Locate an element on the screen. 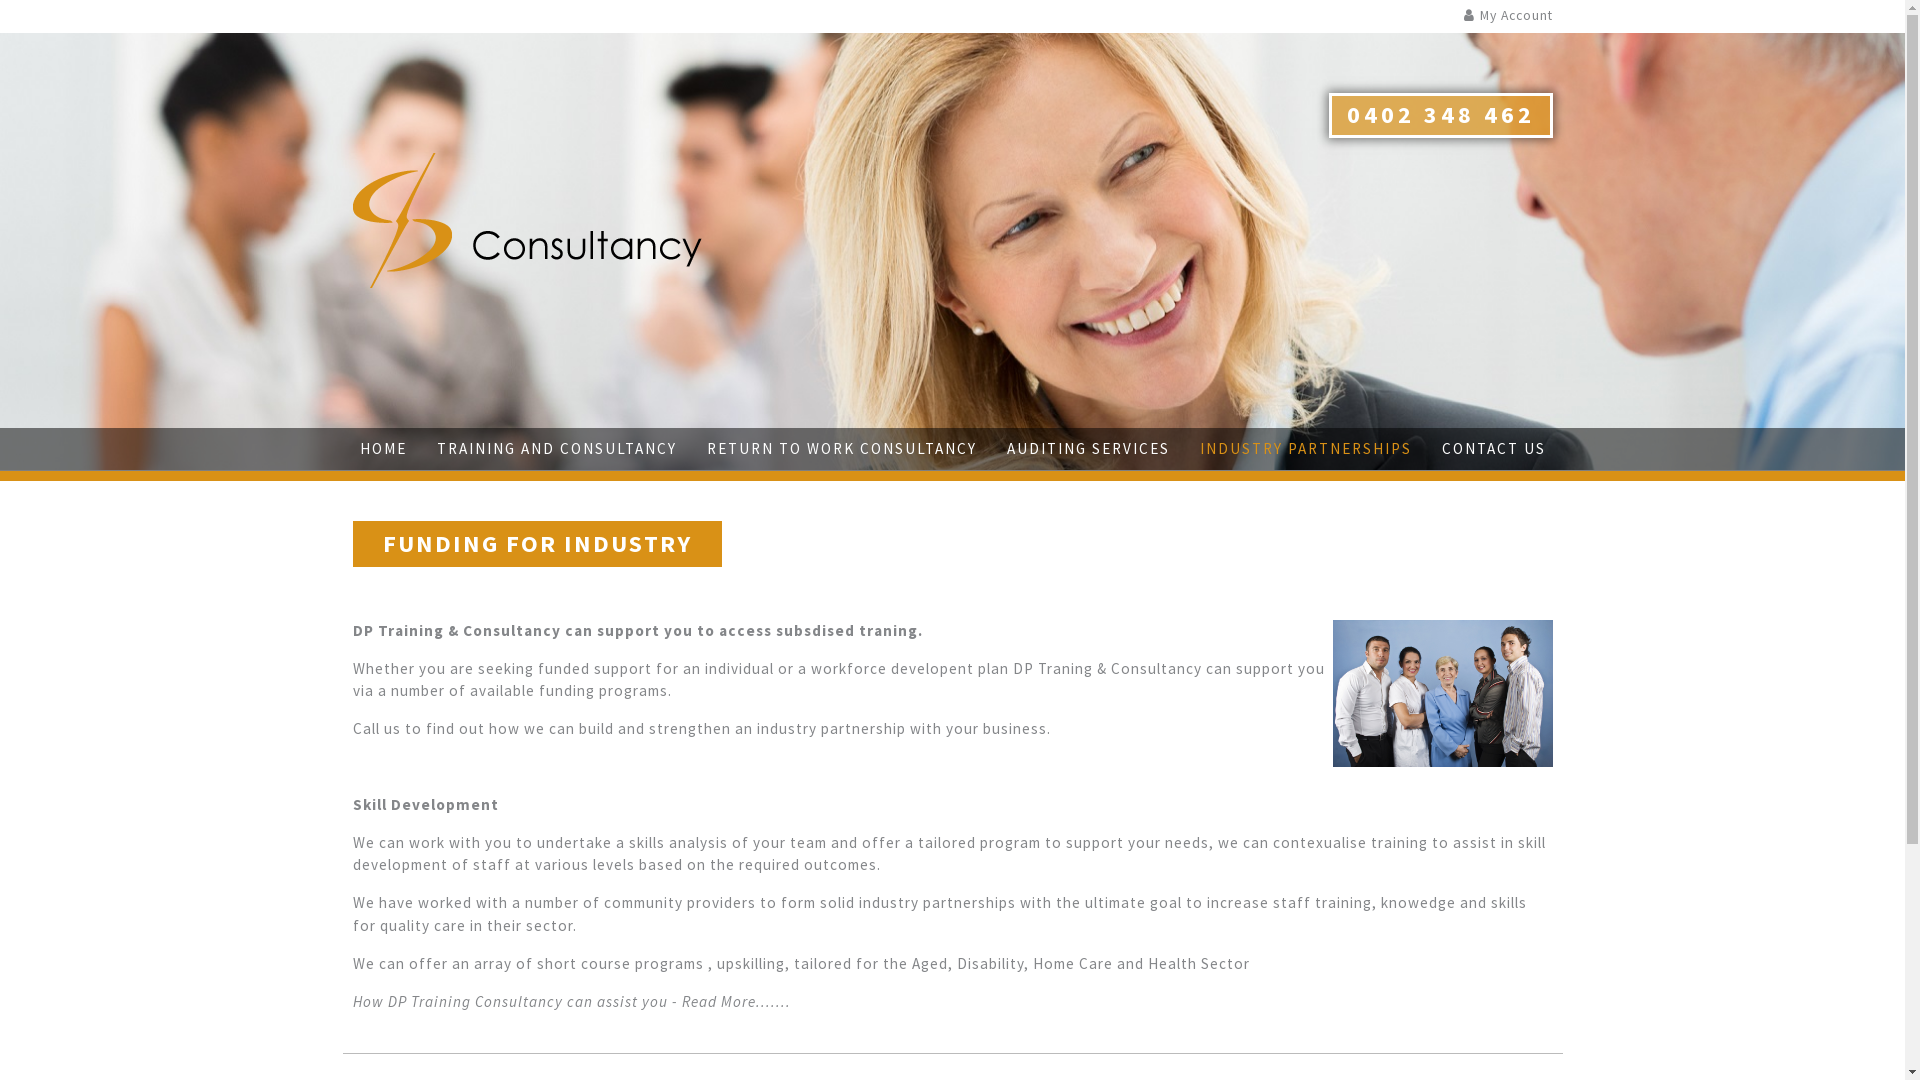 The image size is (1920, 1080). 'AUDITING SERVICES' is located at coordinates (1006, 448).